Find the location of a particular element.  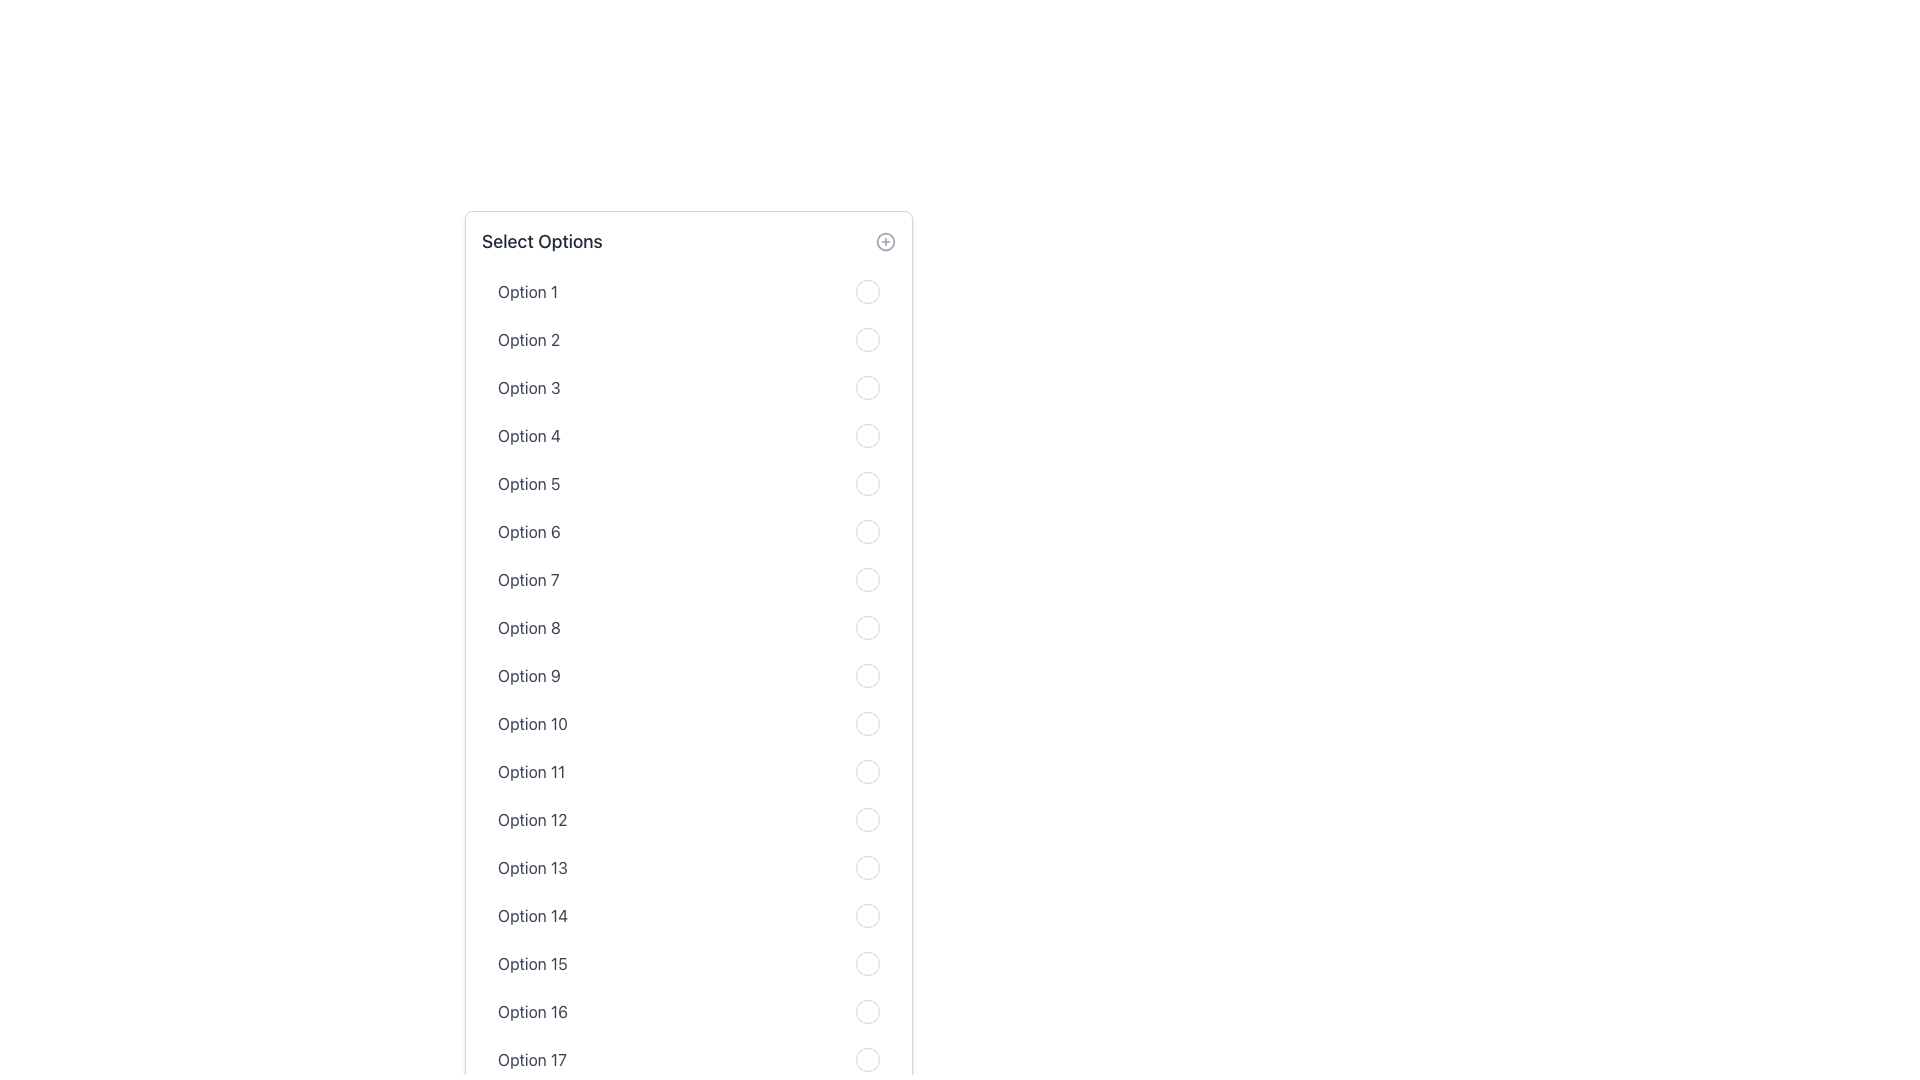

the circular indicator button located to the right of the text 'Option 13' is located at coordinates (868, 866).